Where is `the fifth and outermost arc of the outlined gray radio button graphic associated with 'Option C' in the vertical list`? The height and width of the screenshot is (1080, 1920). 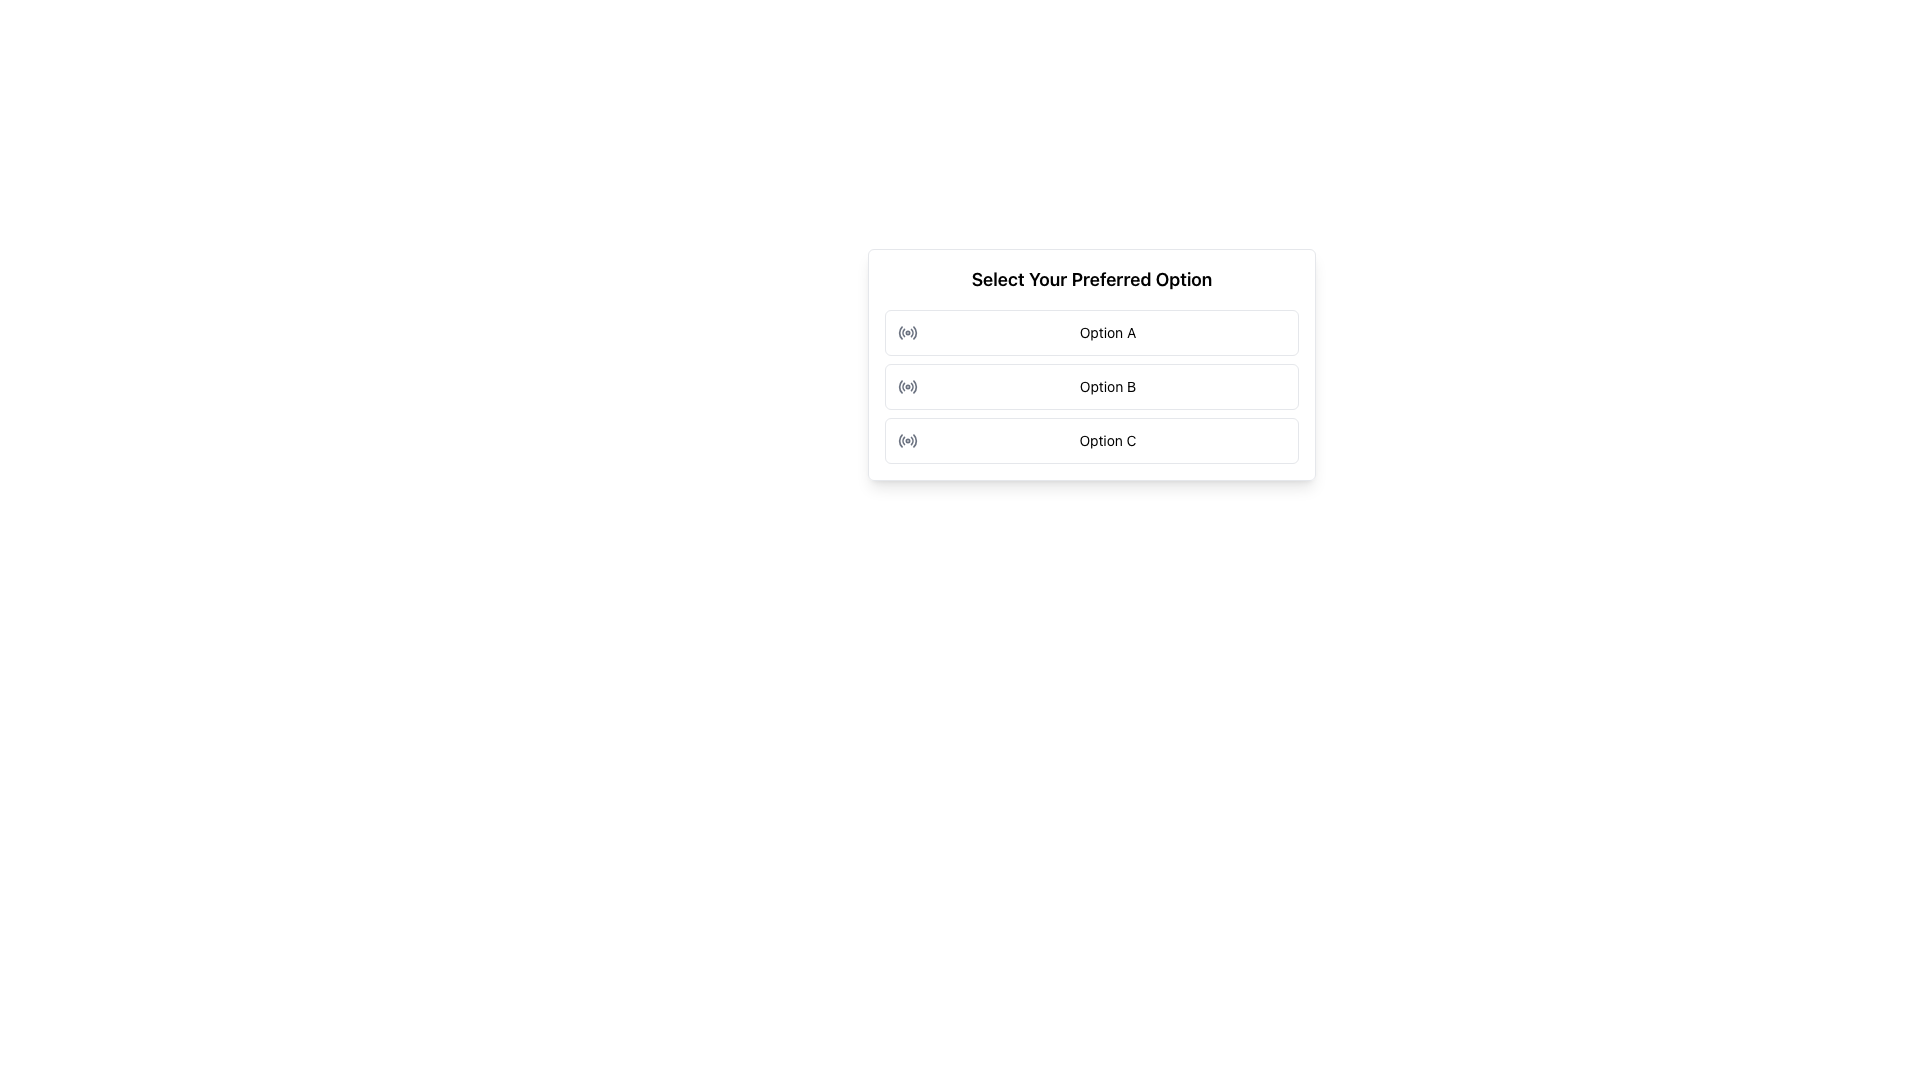
the fifth and outermost arc of the outlined gray radio button graphic associated with 'Option C' in the vertical list is located at coordinates (914, 439).